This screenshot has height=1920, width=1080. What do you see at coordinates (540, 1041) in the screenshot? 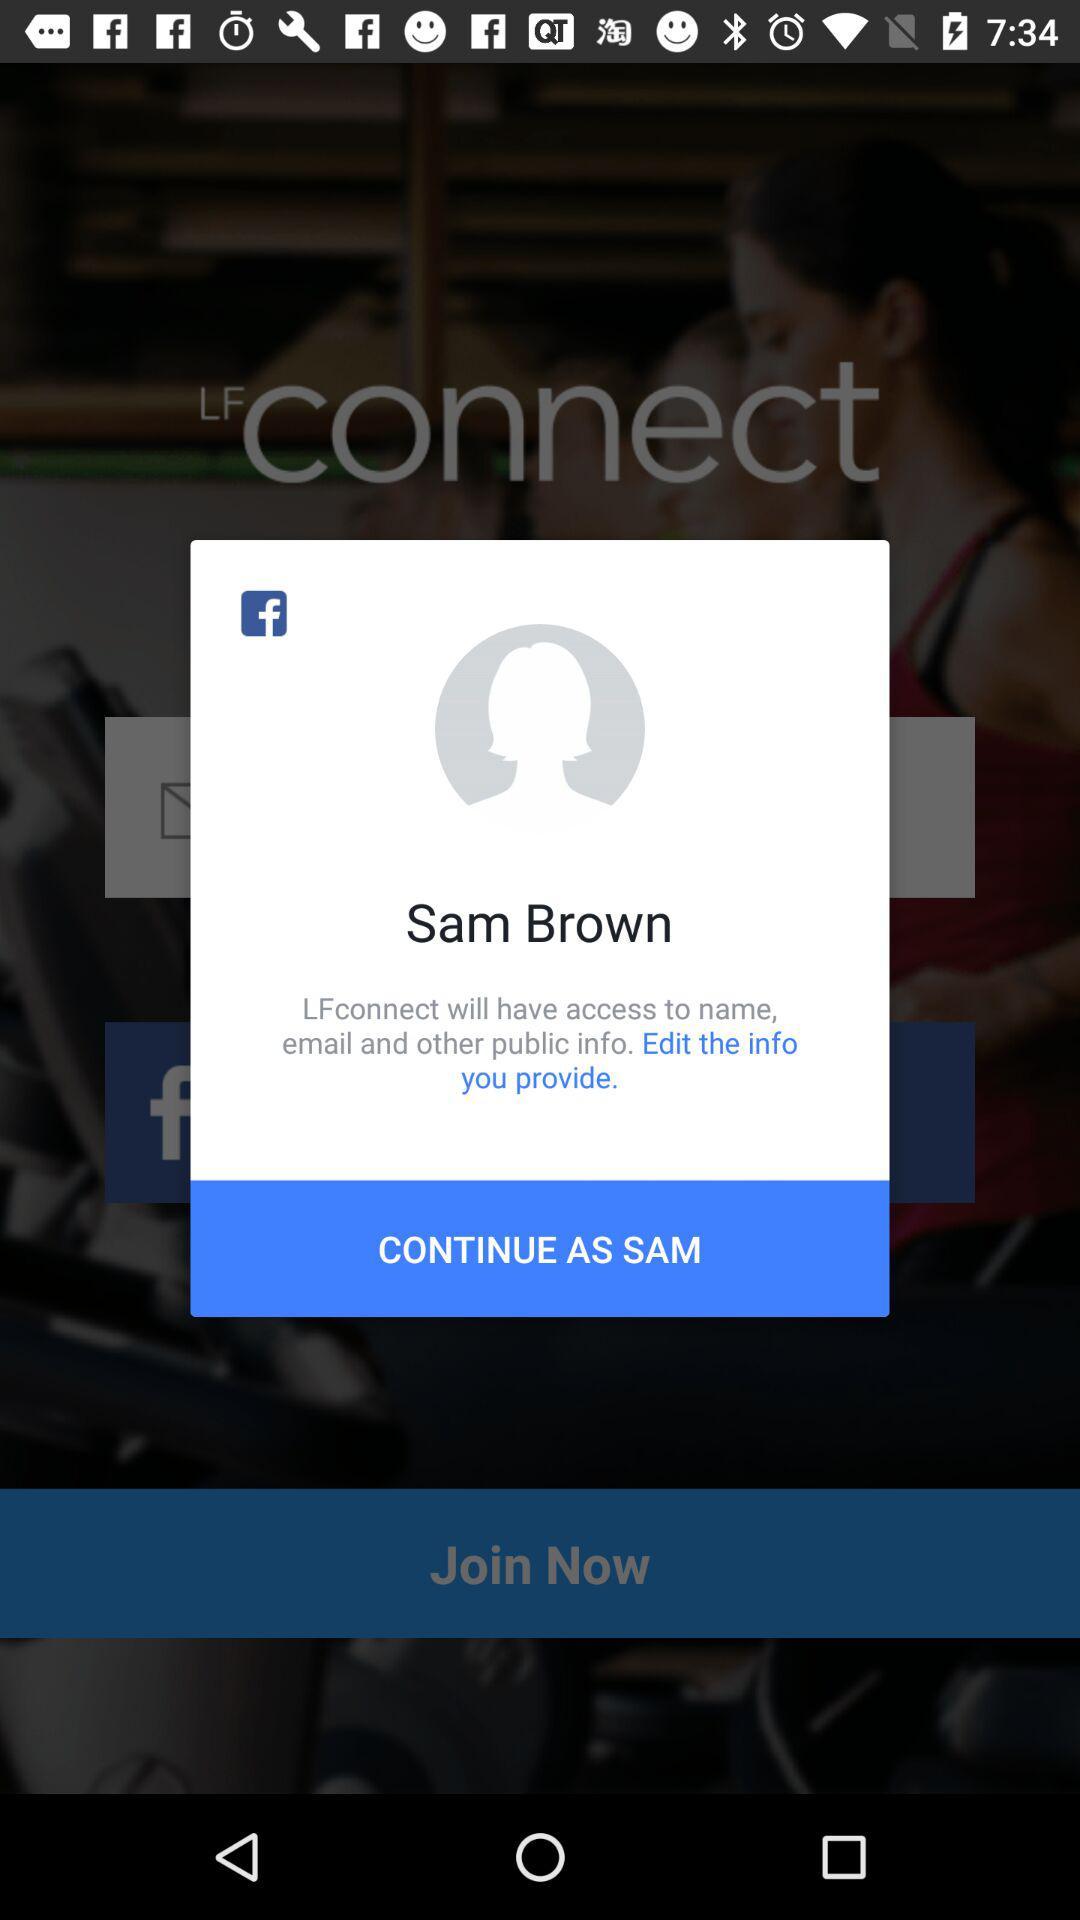
I see `the item above the continue as sam` at bounding box center [540, 1041].